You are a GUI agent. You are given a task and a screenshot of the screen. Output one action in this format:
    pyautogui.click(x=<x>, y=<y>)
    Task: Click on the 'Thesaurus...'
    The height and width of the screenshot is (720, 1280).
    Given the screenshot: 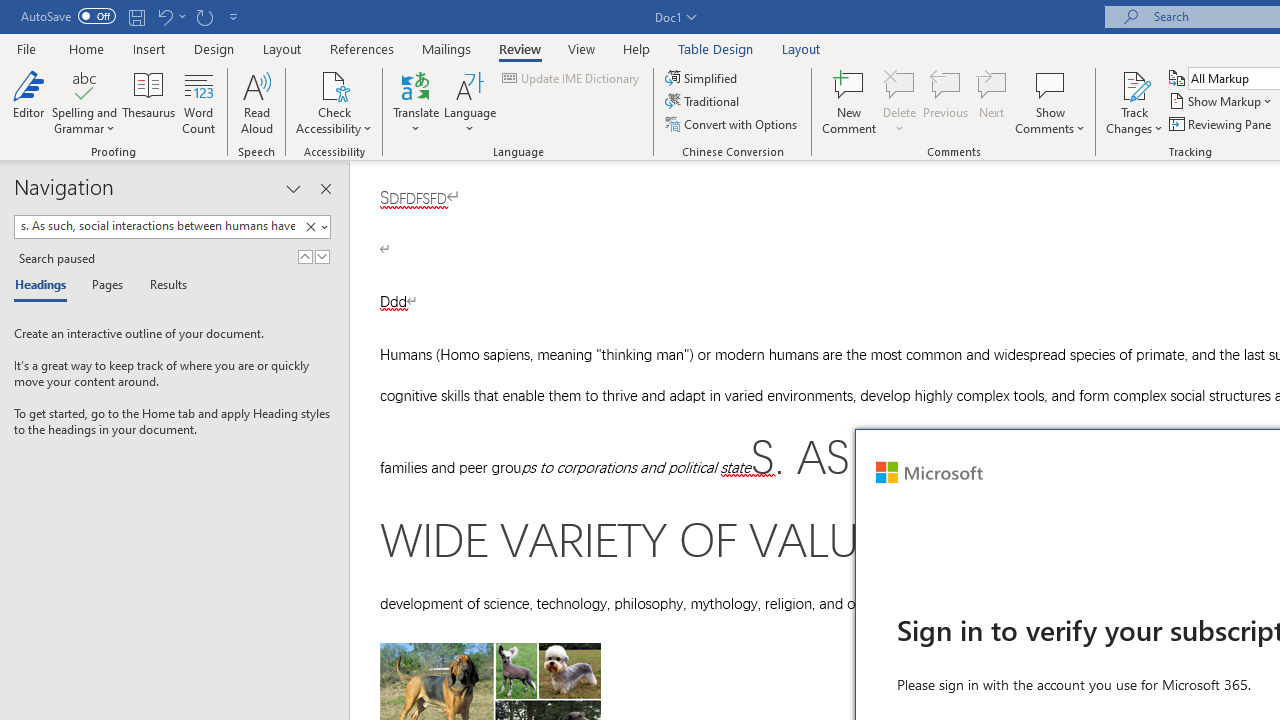 What is the action you would take?
    pyautogui.click(x=148, y=103)
    